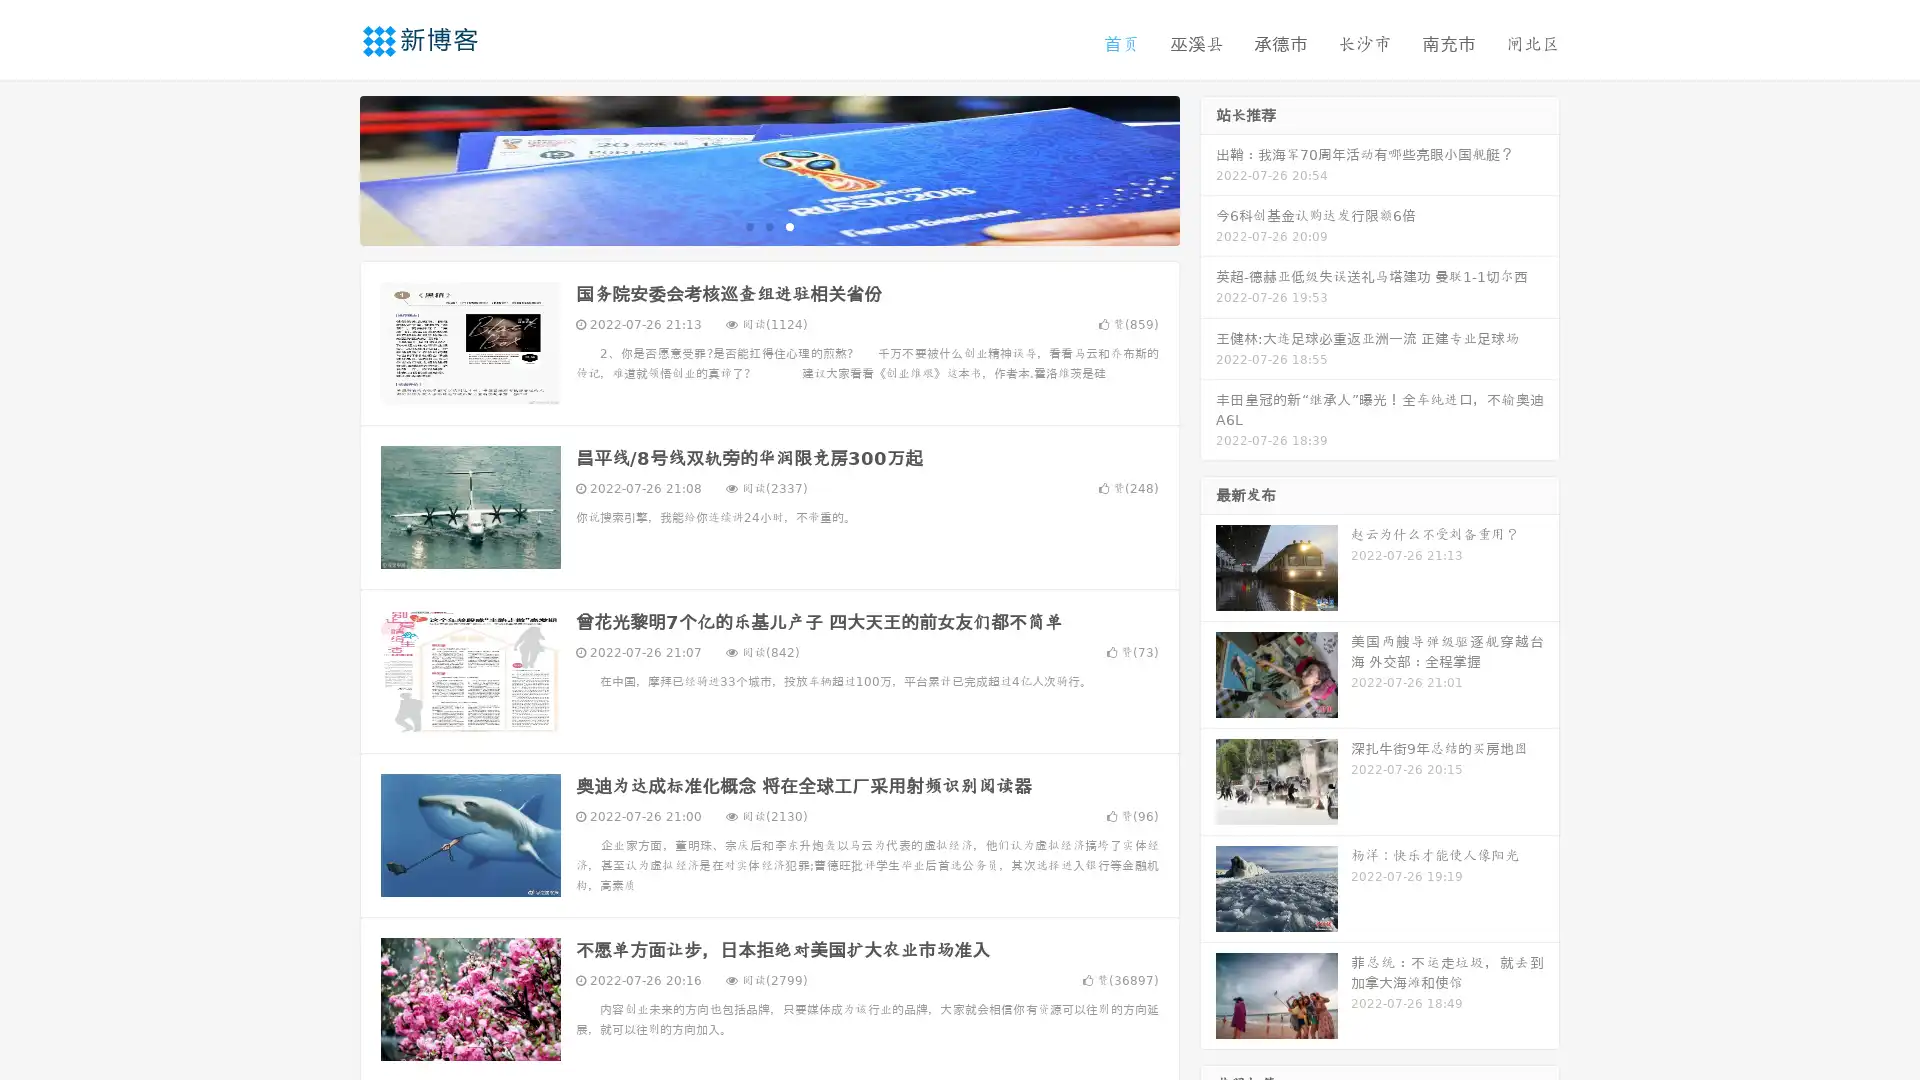 This screenshot has width=1920, height=1080. What do you see at coordinates (330, 168) in the screenshot?
I see `Previous slide` at bounding box center [330, 168].